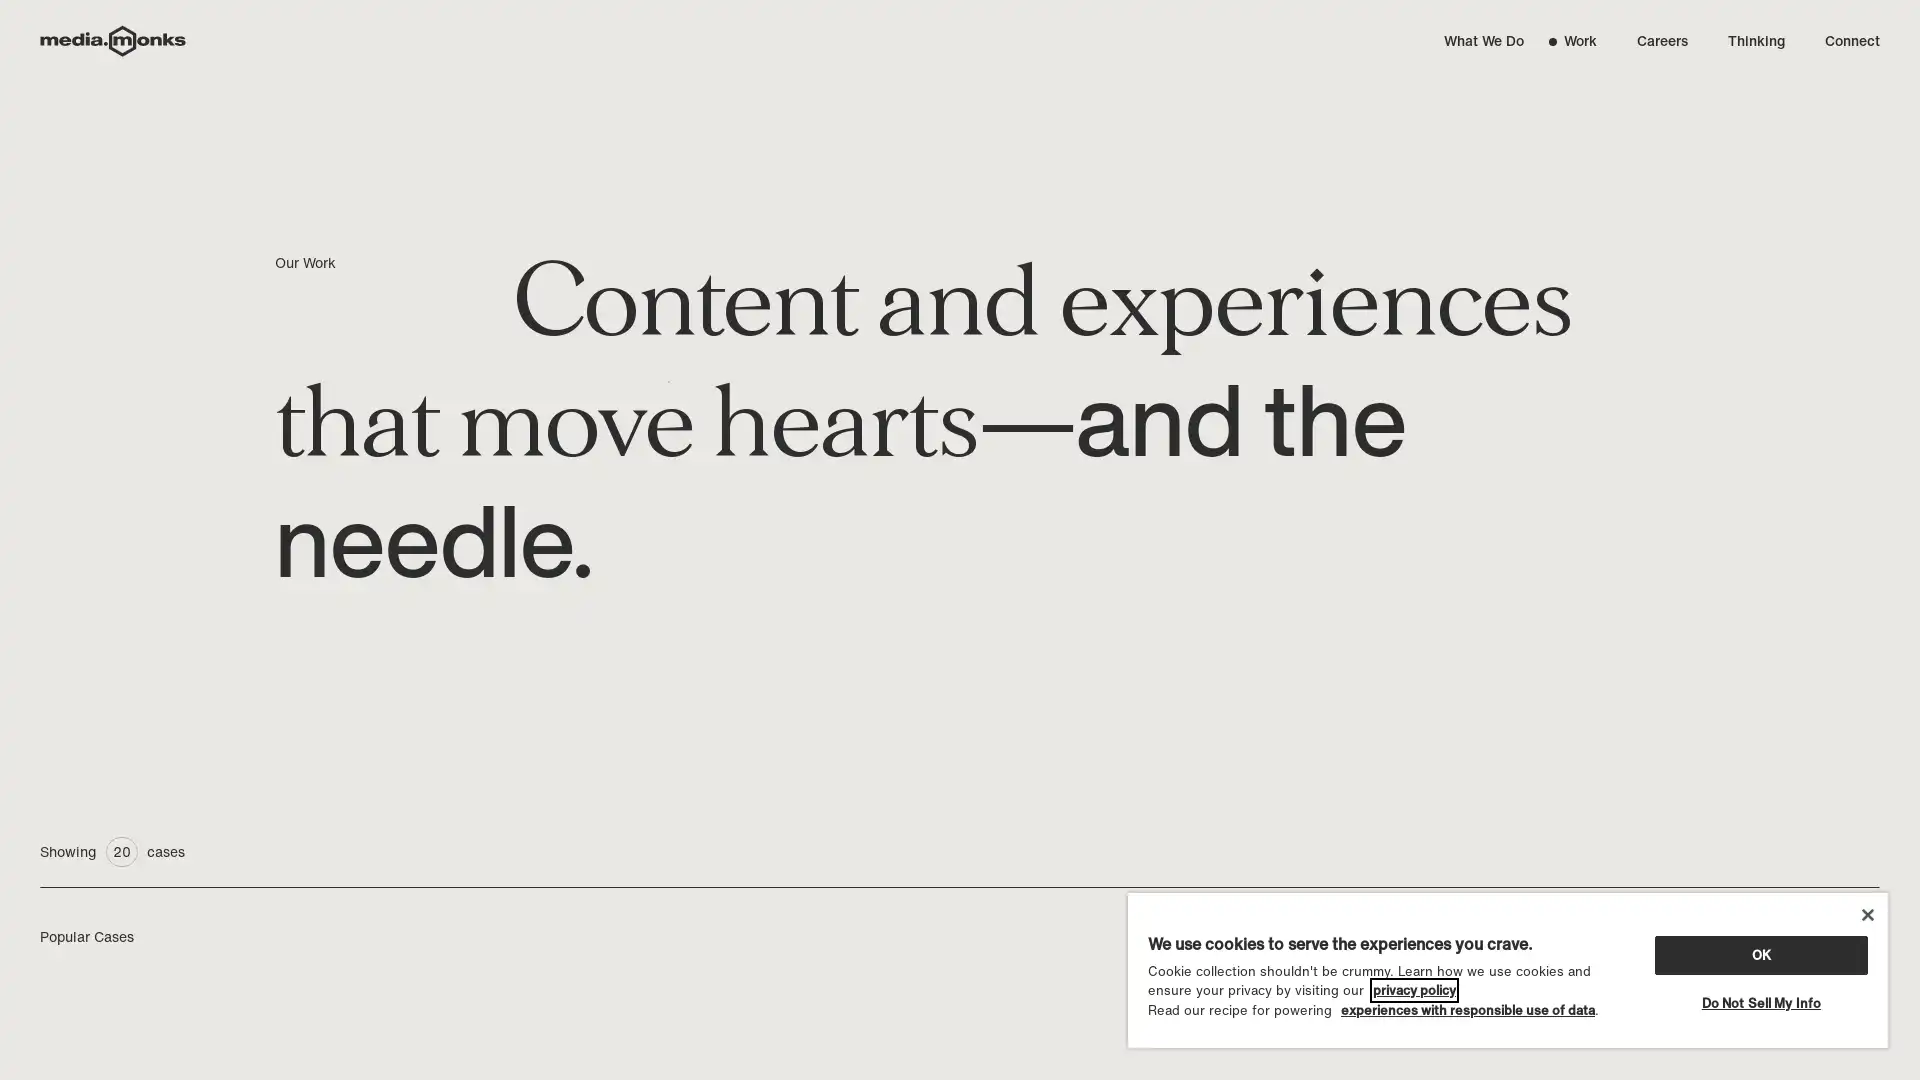 Image resolution: width=1920 pixels, height=1080 pixels. I want to click on Do Not Sell My Info, so click(1760, 1002).